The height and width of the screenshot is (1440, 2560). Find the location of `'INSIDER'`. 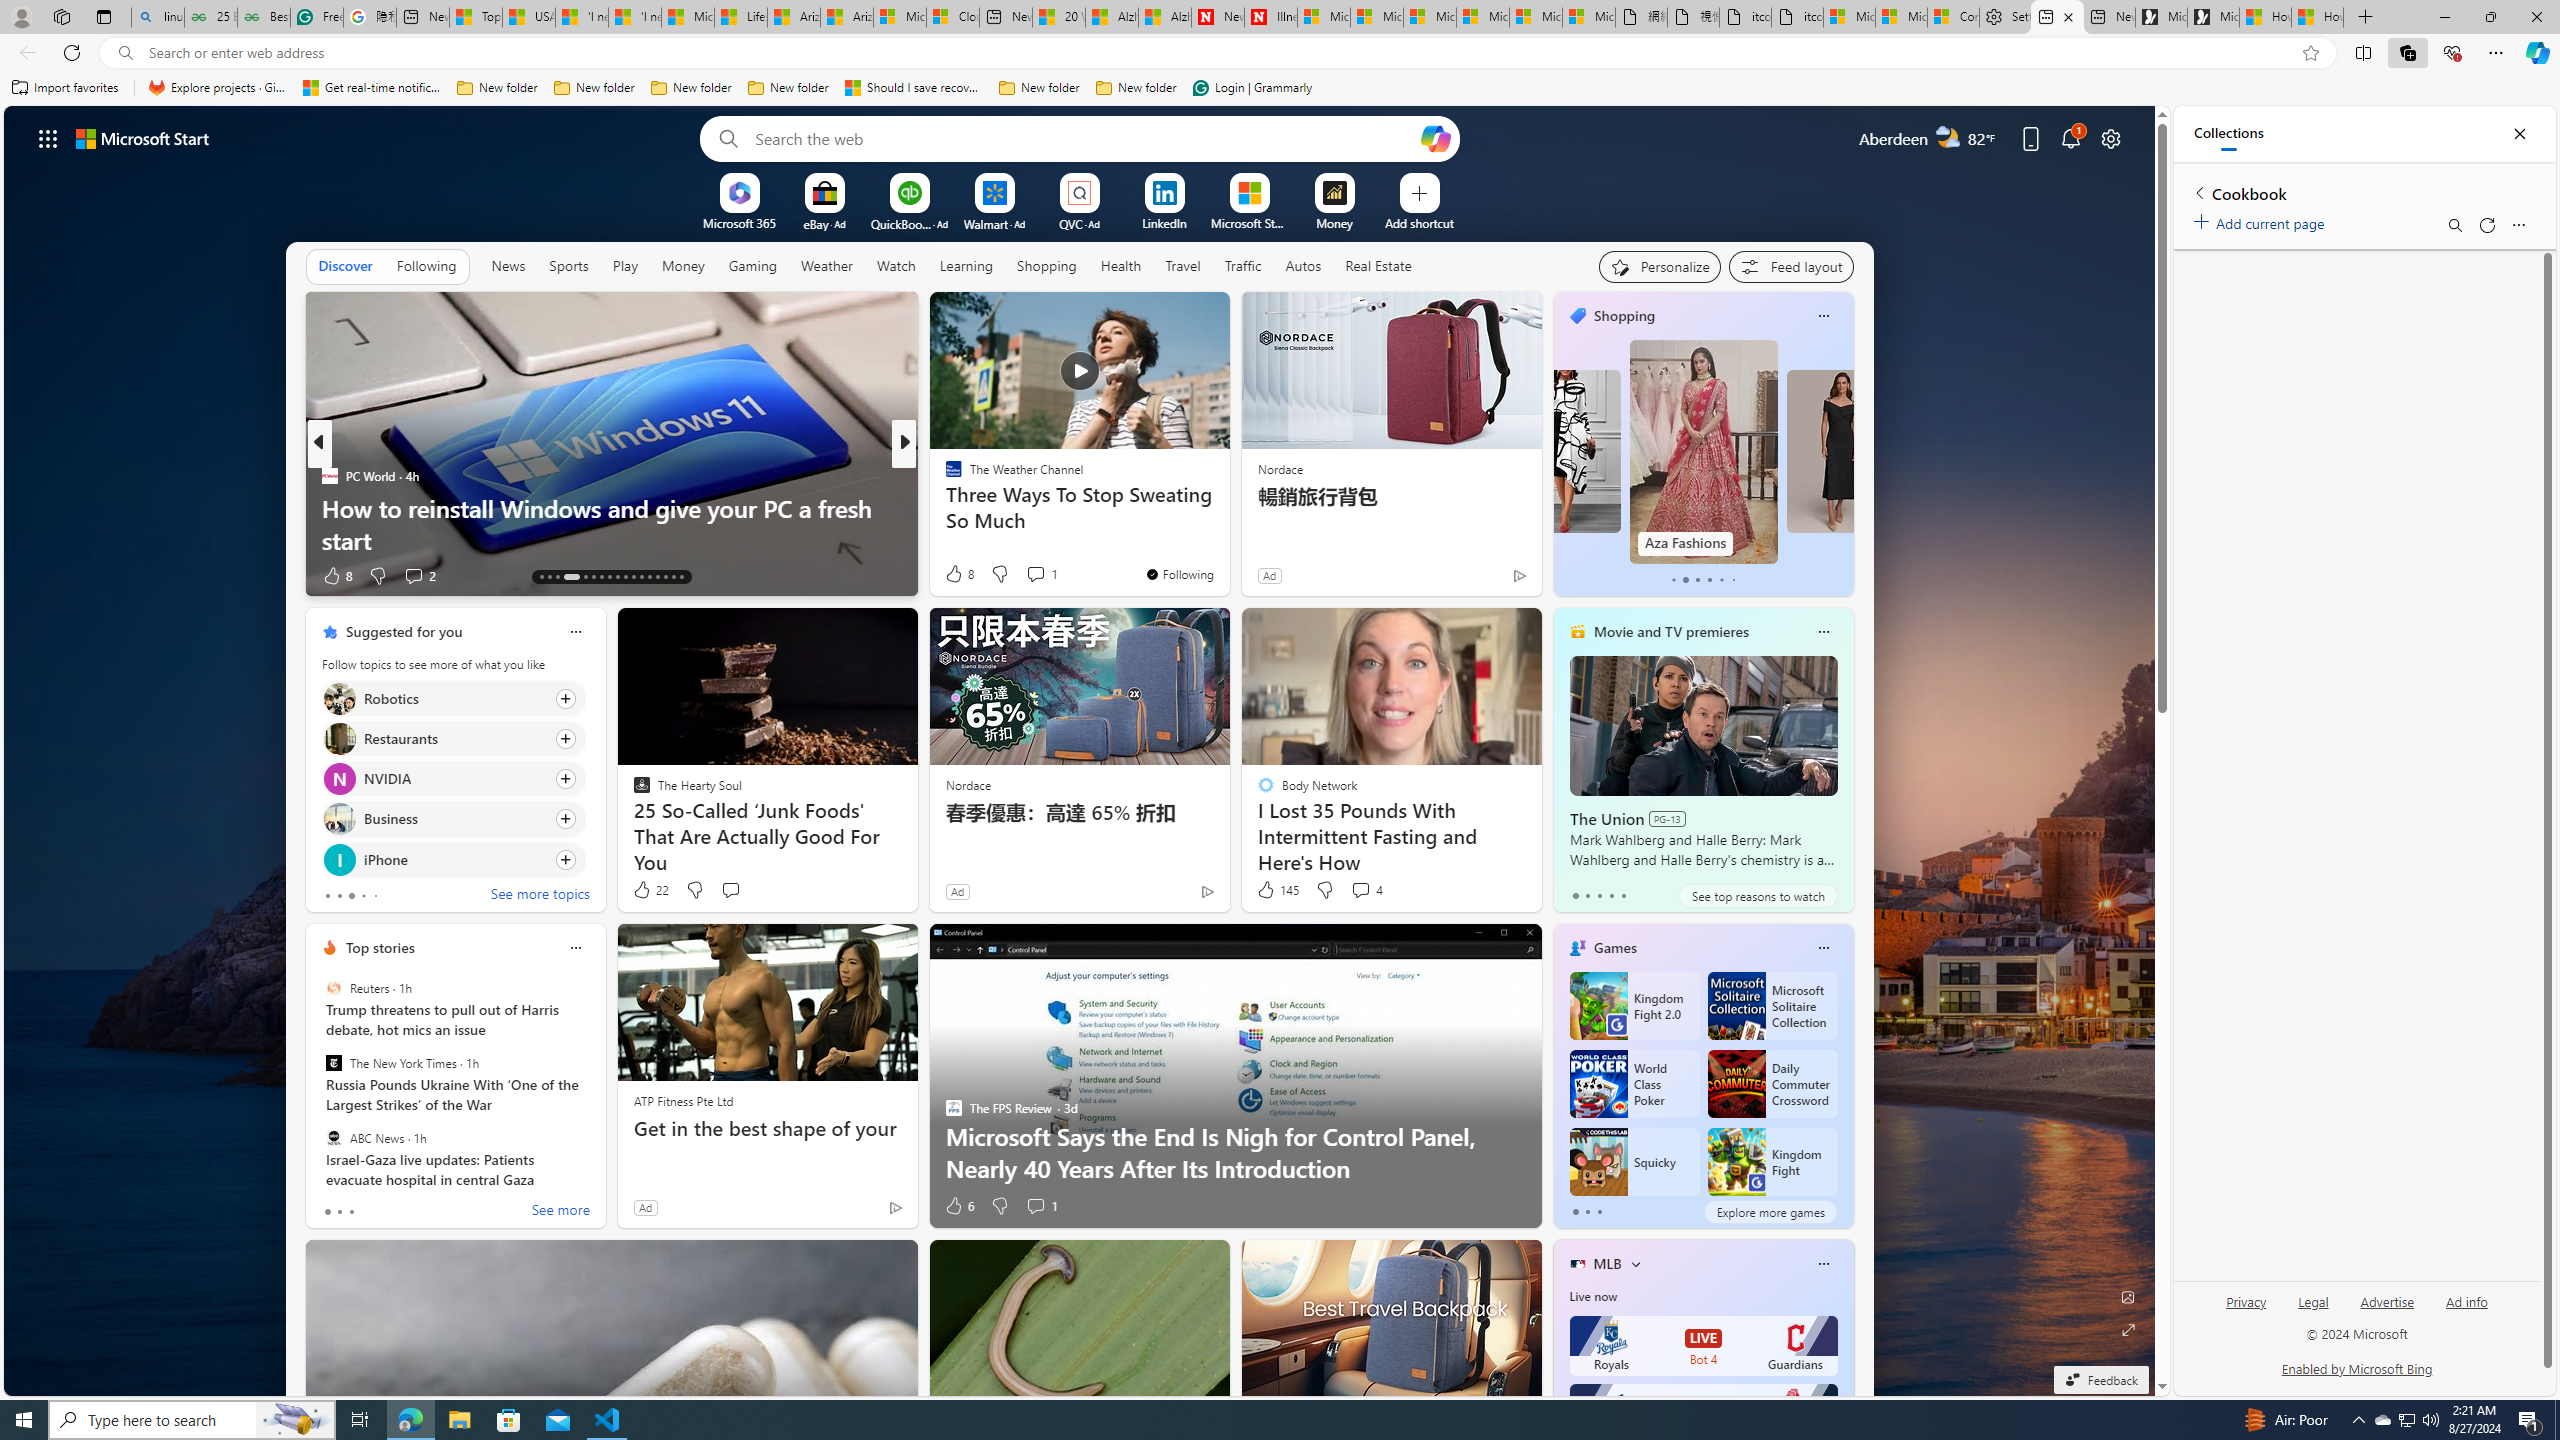

'INSIDER' is located at coordinates (945, 474).